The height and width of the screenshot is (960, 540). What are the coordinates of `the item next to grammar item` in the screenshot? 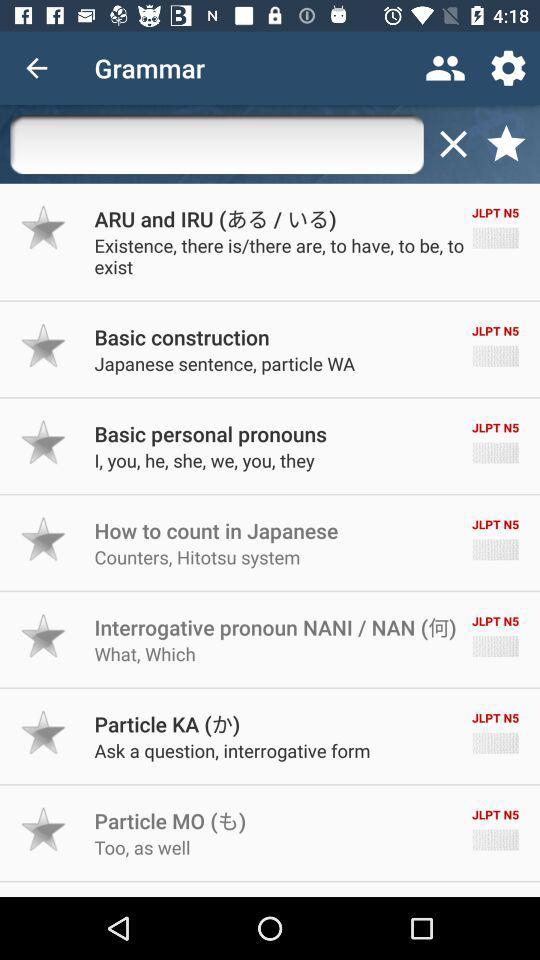 It's located at (445, 68).